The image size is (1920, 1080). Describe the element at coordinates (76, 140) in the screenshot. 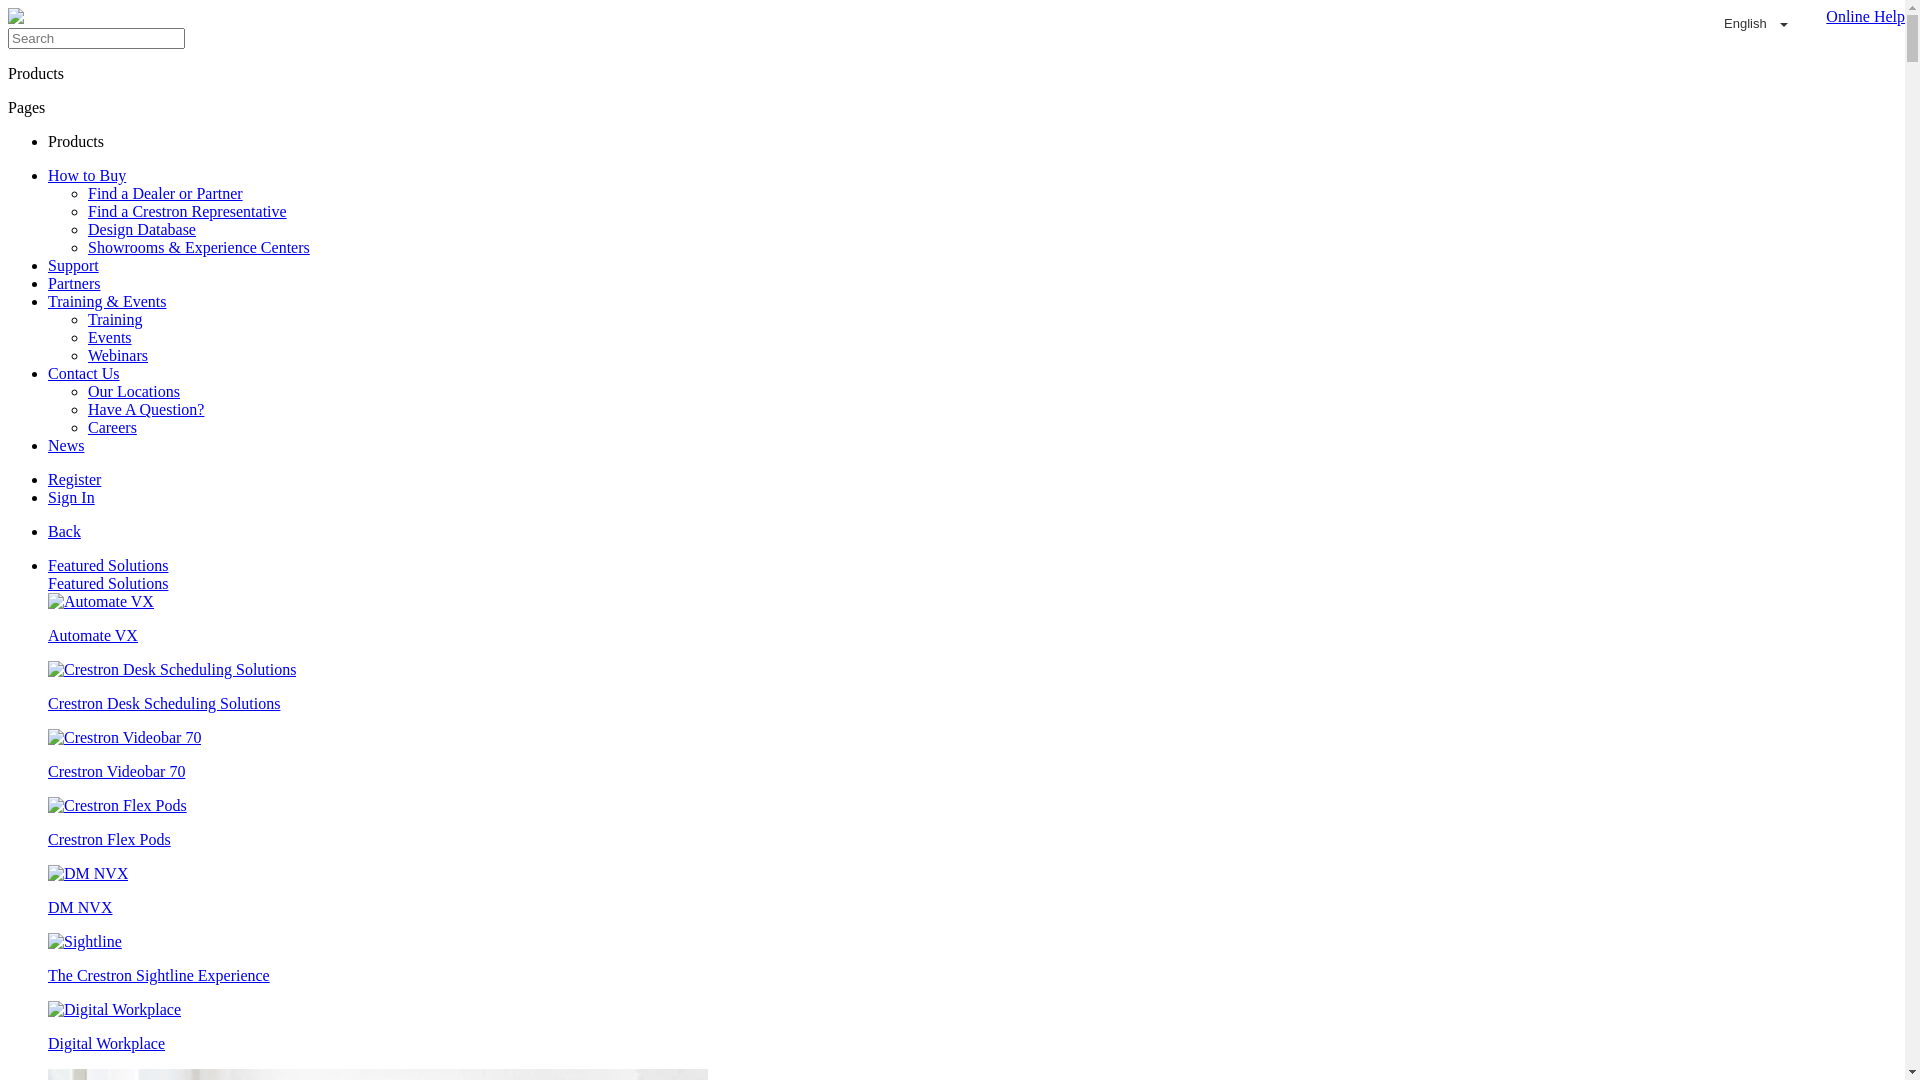

I see `'Products'` at that location.